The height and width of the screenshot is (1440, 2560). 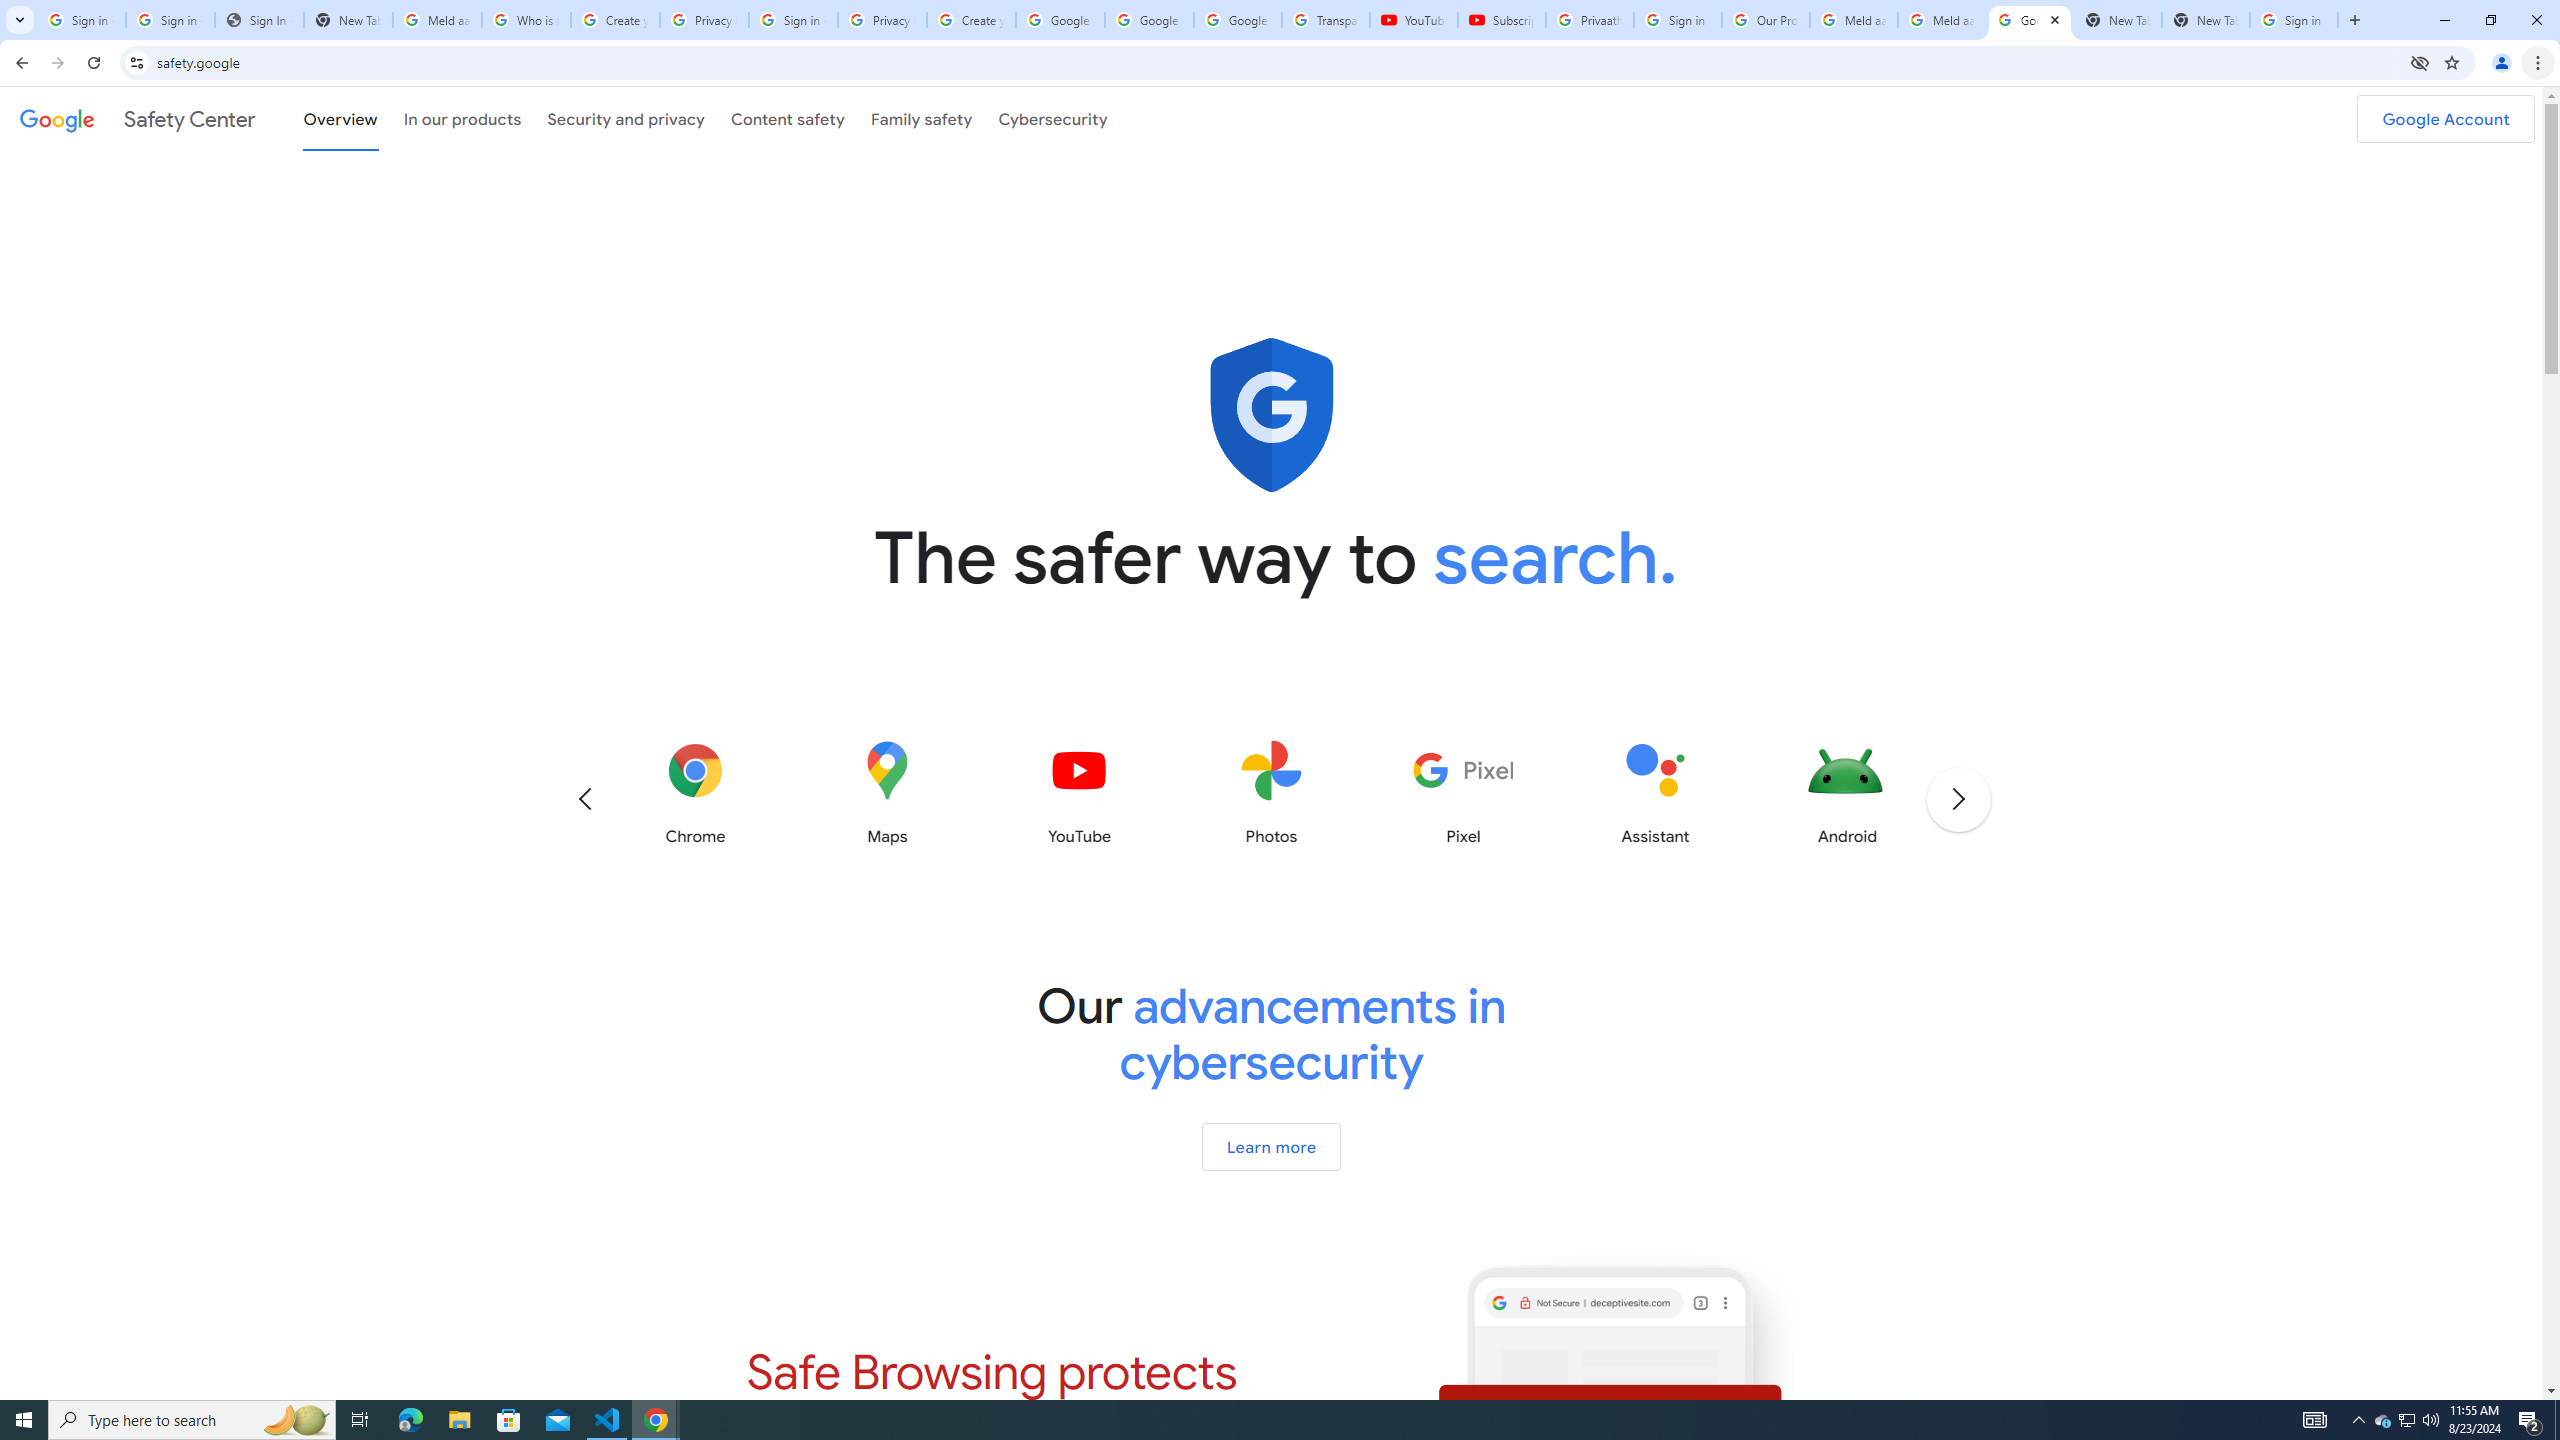 What do you see at coordinates (792, 19) in the screenshot?
I see `'Sign in - Google Accounts'` at bounding box center [792, 19].